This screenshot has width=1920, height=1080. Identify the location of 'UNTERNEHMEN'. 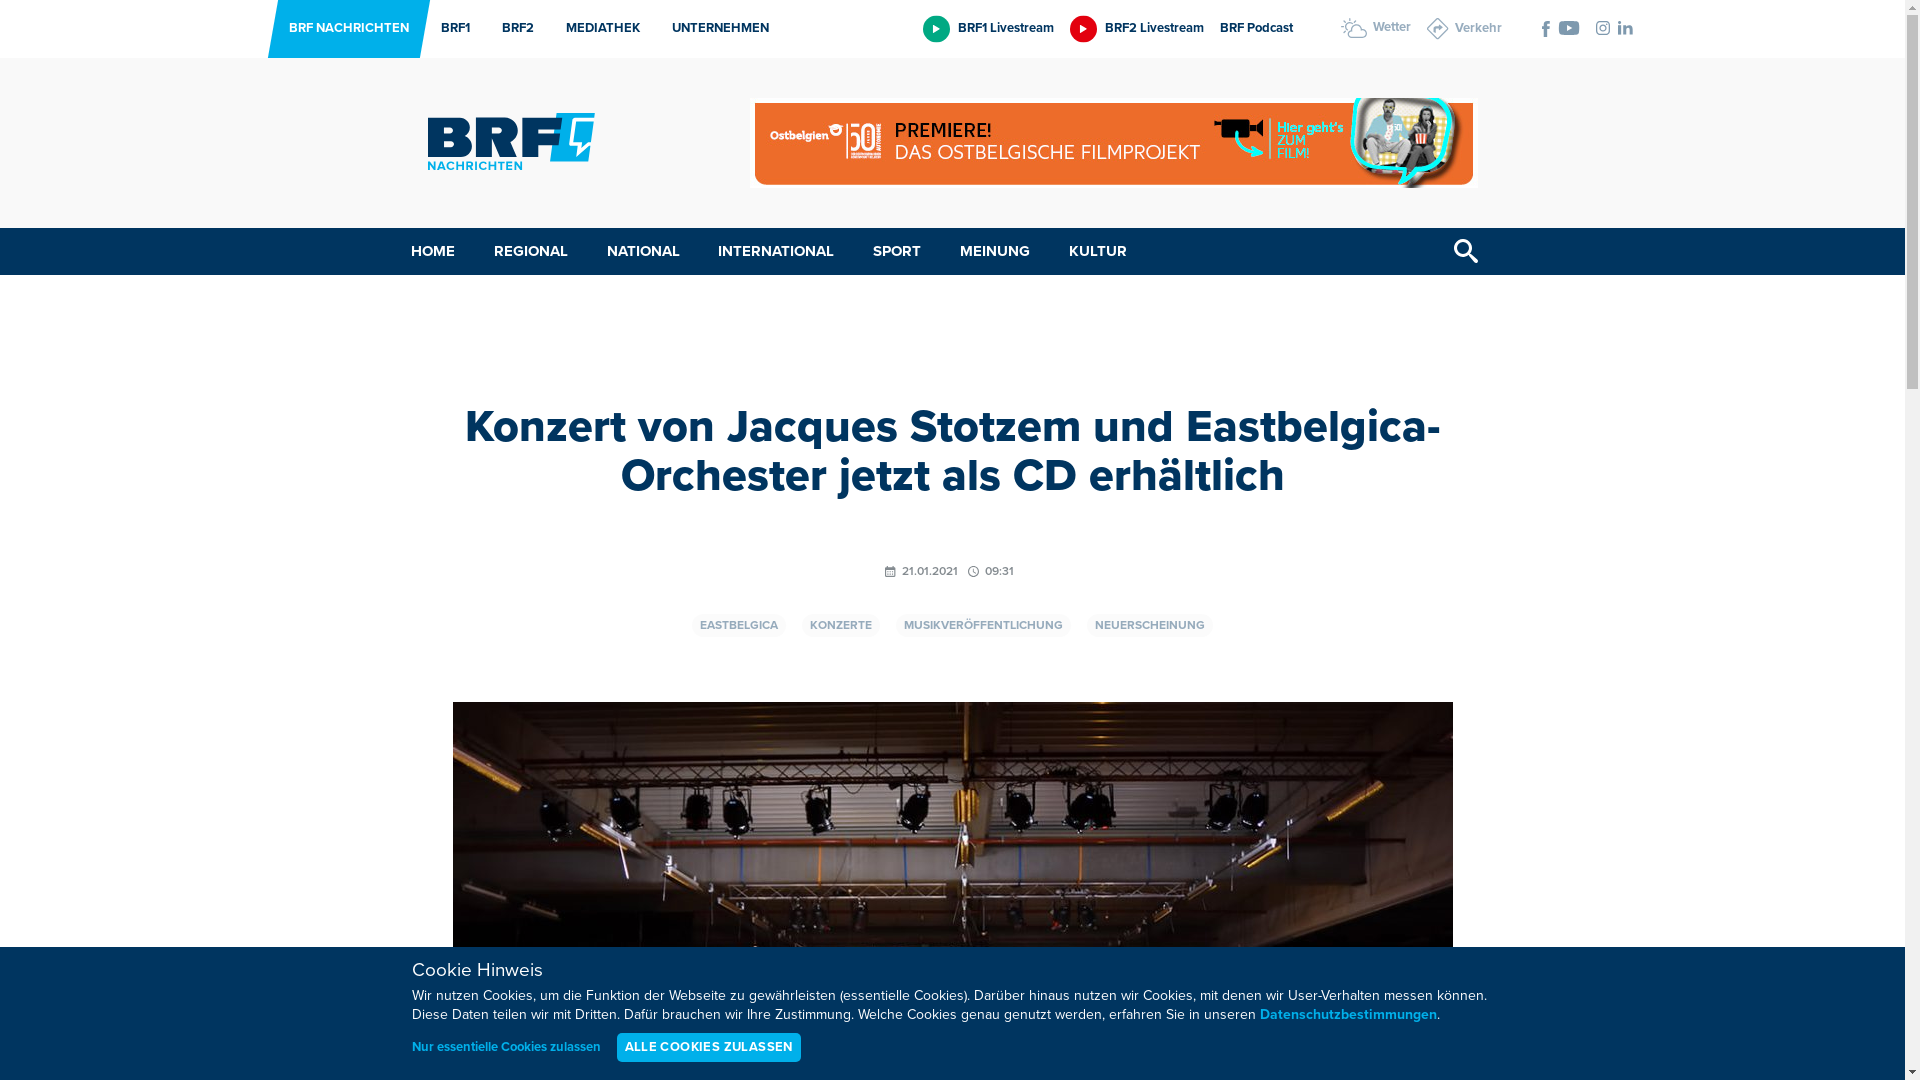
(714, 29).